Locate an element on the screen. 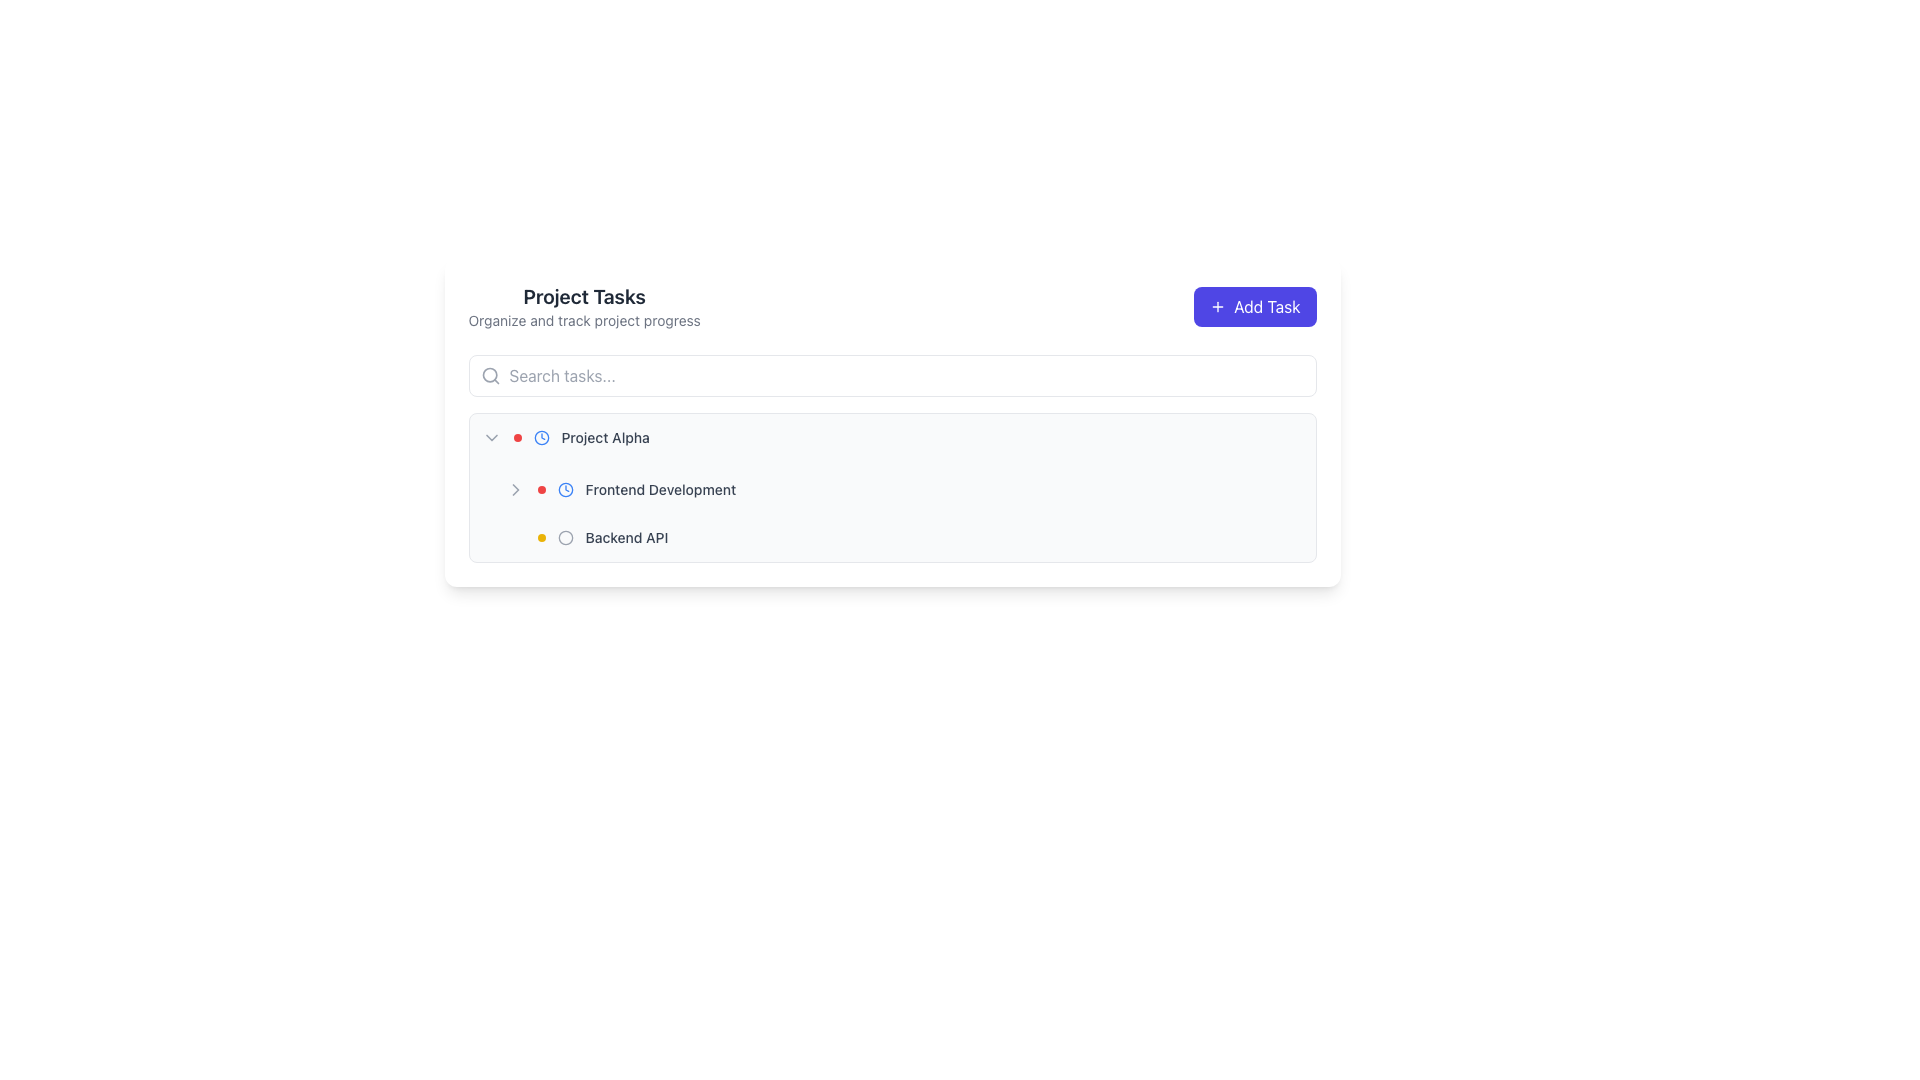  the 'Add Task' button located in the 'Project Tasks' section, positioned at the right-hand side of the header area containing the title 'Project Tasks'. This button triggers hover effects when interacted with is located at coordinates (1254, 307).